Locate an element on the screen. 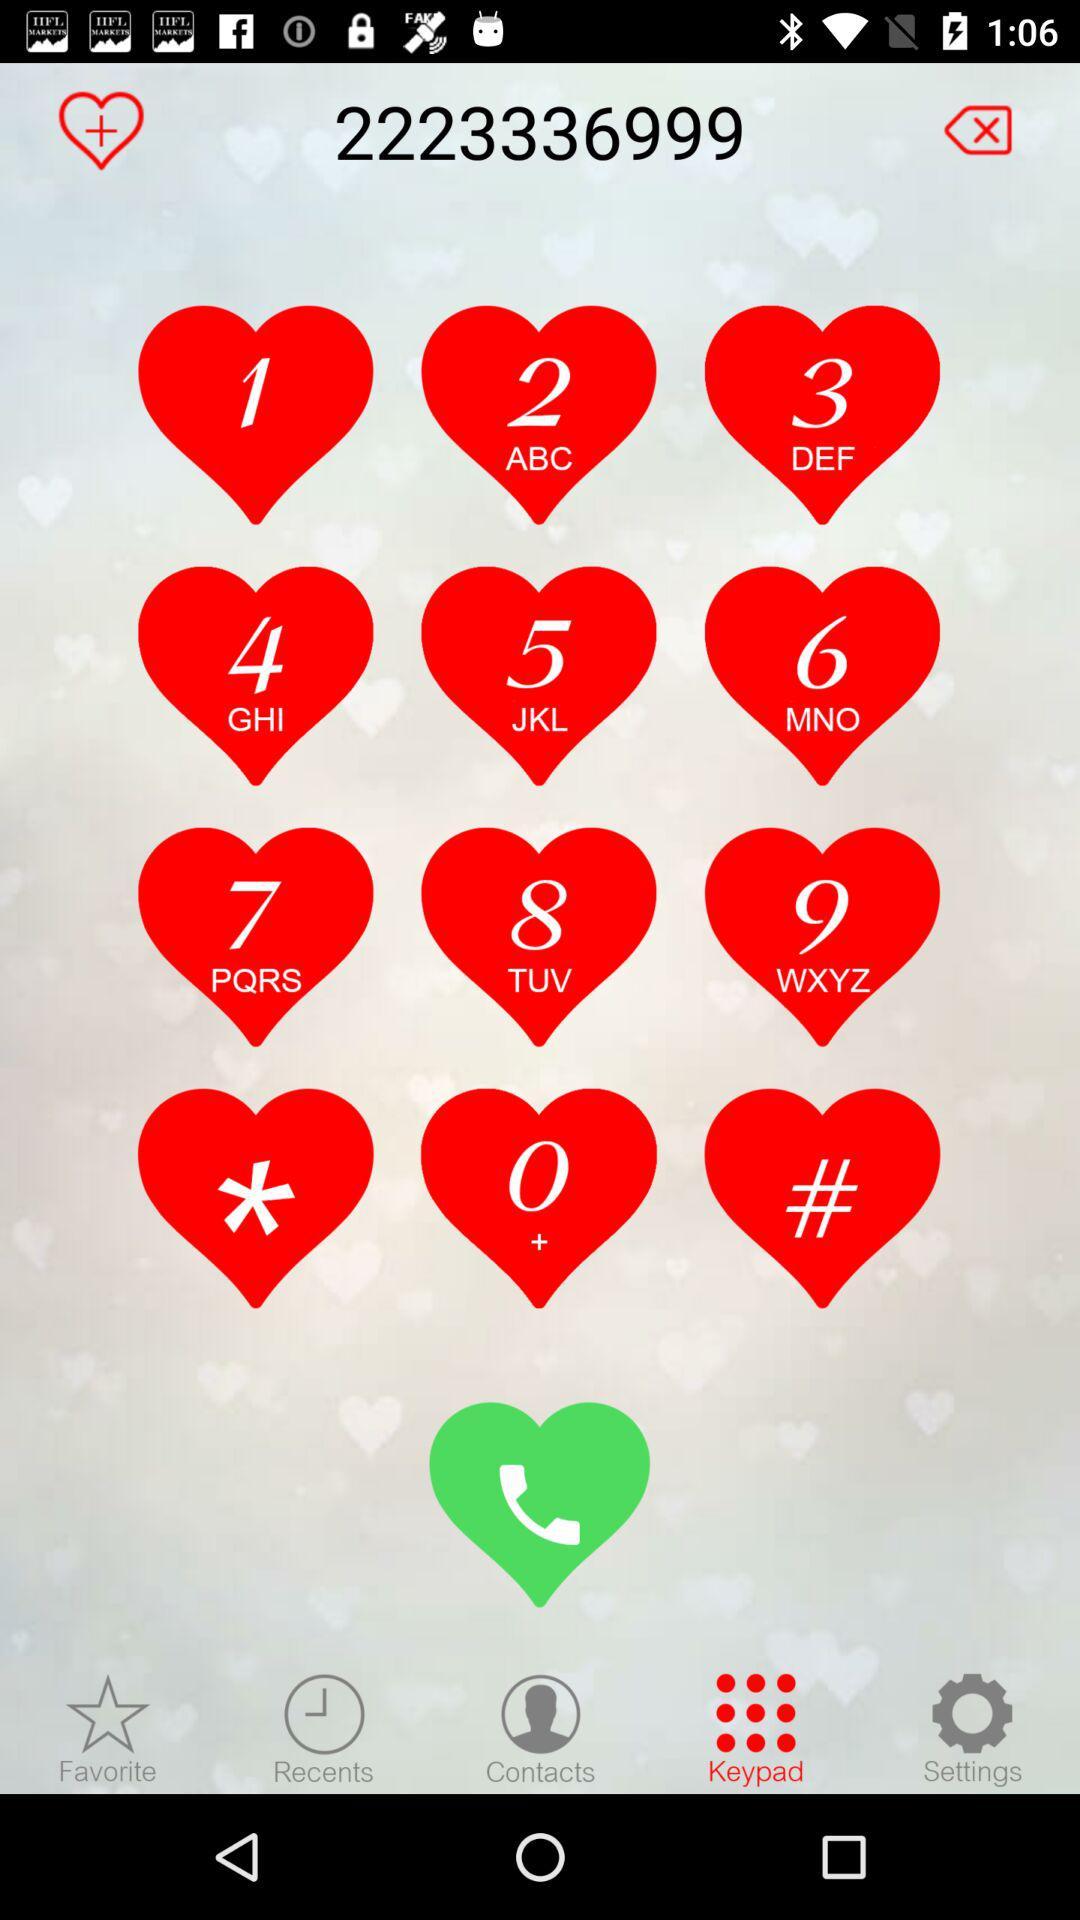 This screenshot has height=1920, width=1080. the star icon is located at coordinates (108, 1728).